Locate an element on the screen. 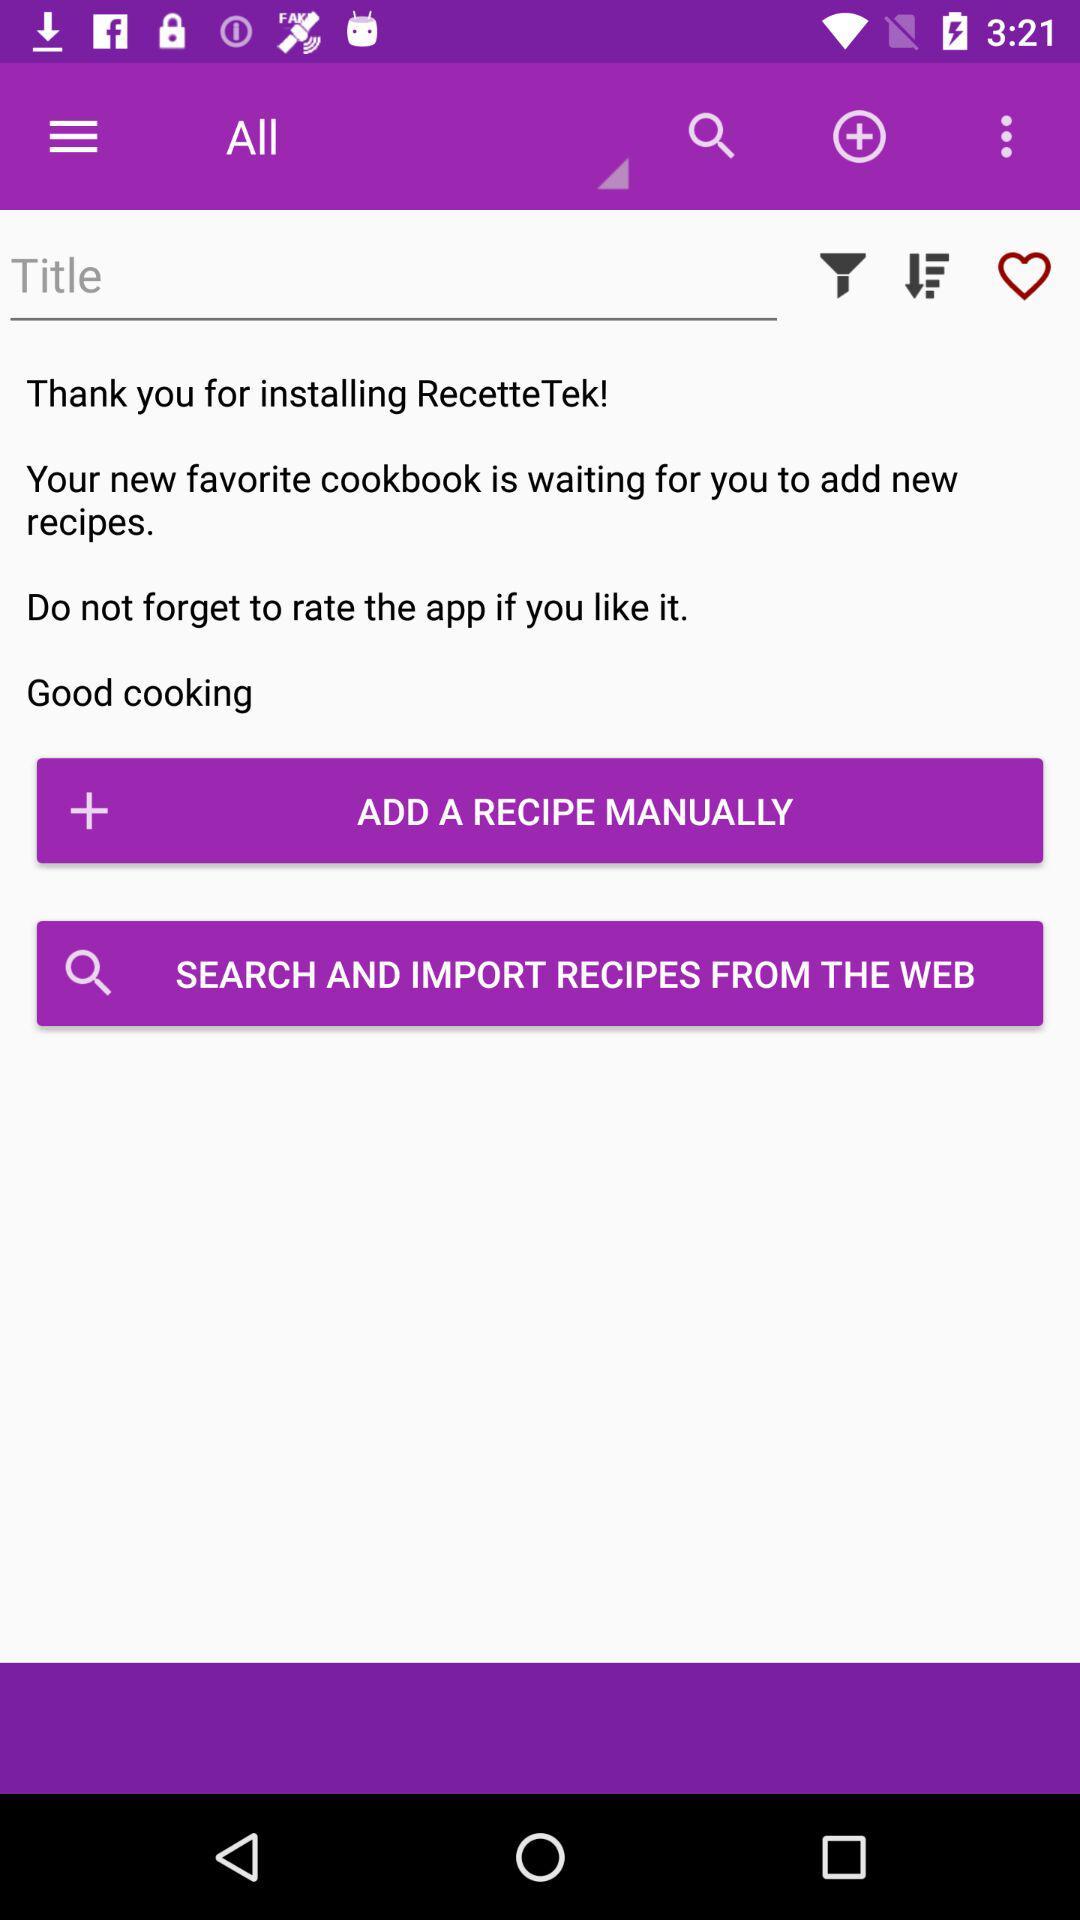 This screenshot has height=1920, width=1080. the search and import icon is located at coordinates (540, 973).